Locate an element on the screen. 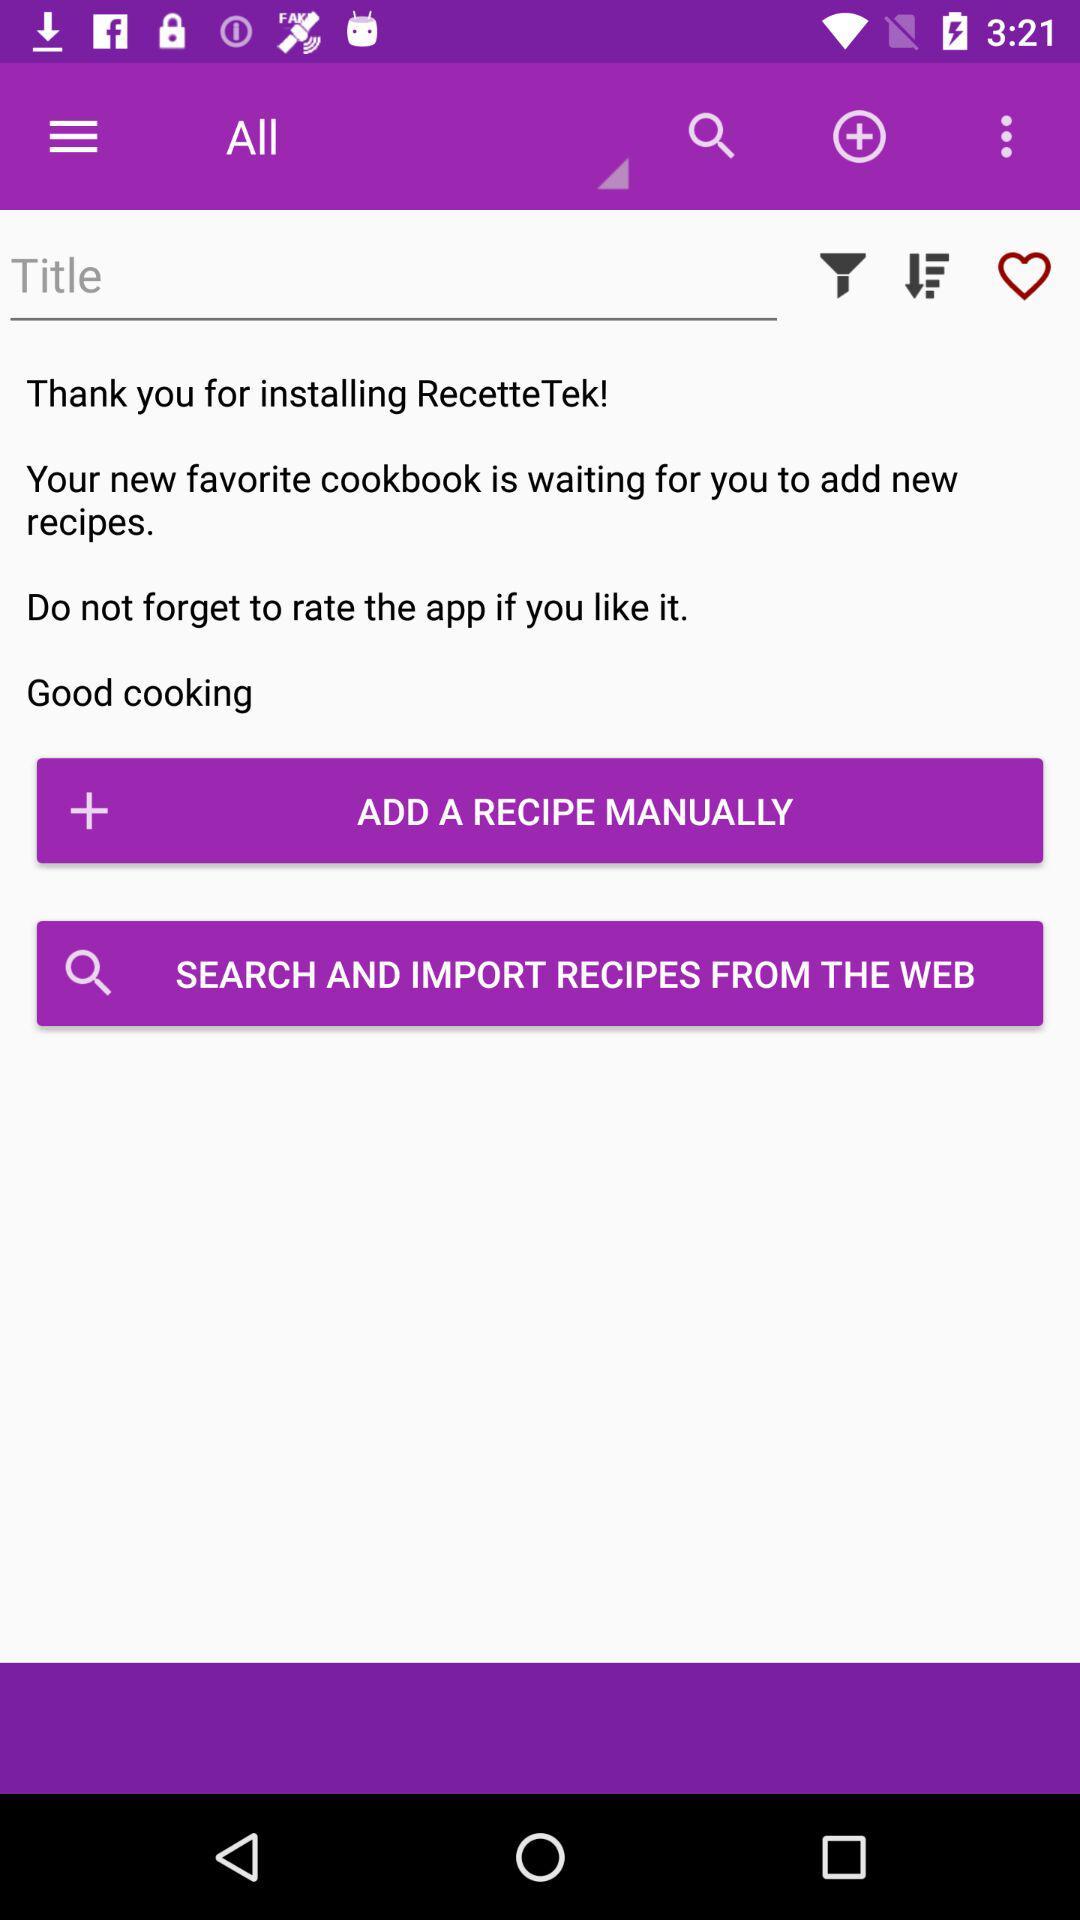 This screenshot has height=1920, width=1080. the search and import icon is located at coordinates (540, 973).